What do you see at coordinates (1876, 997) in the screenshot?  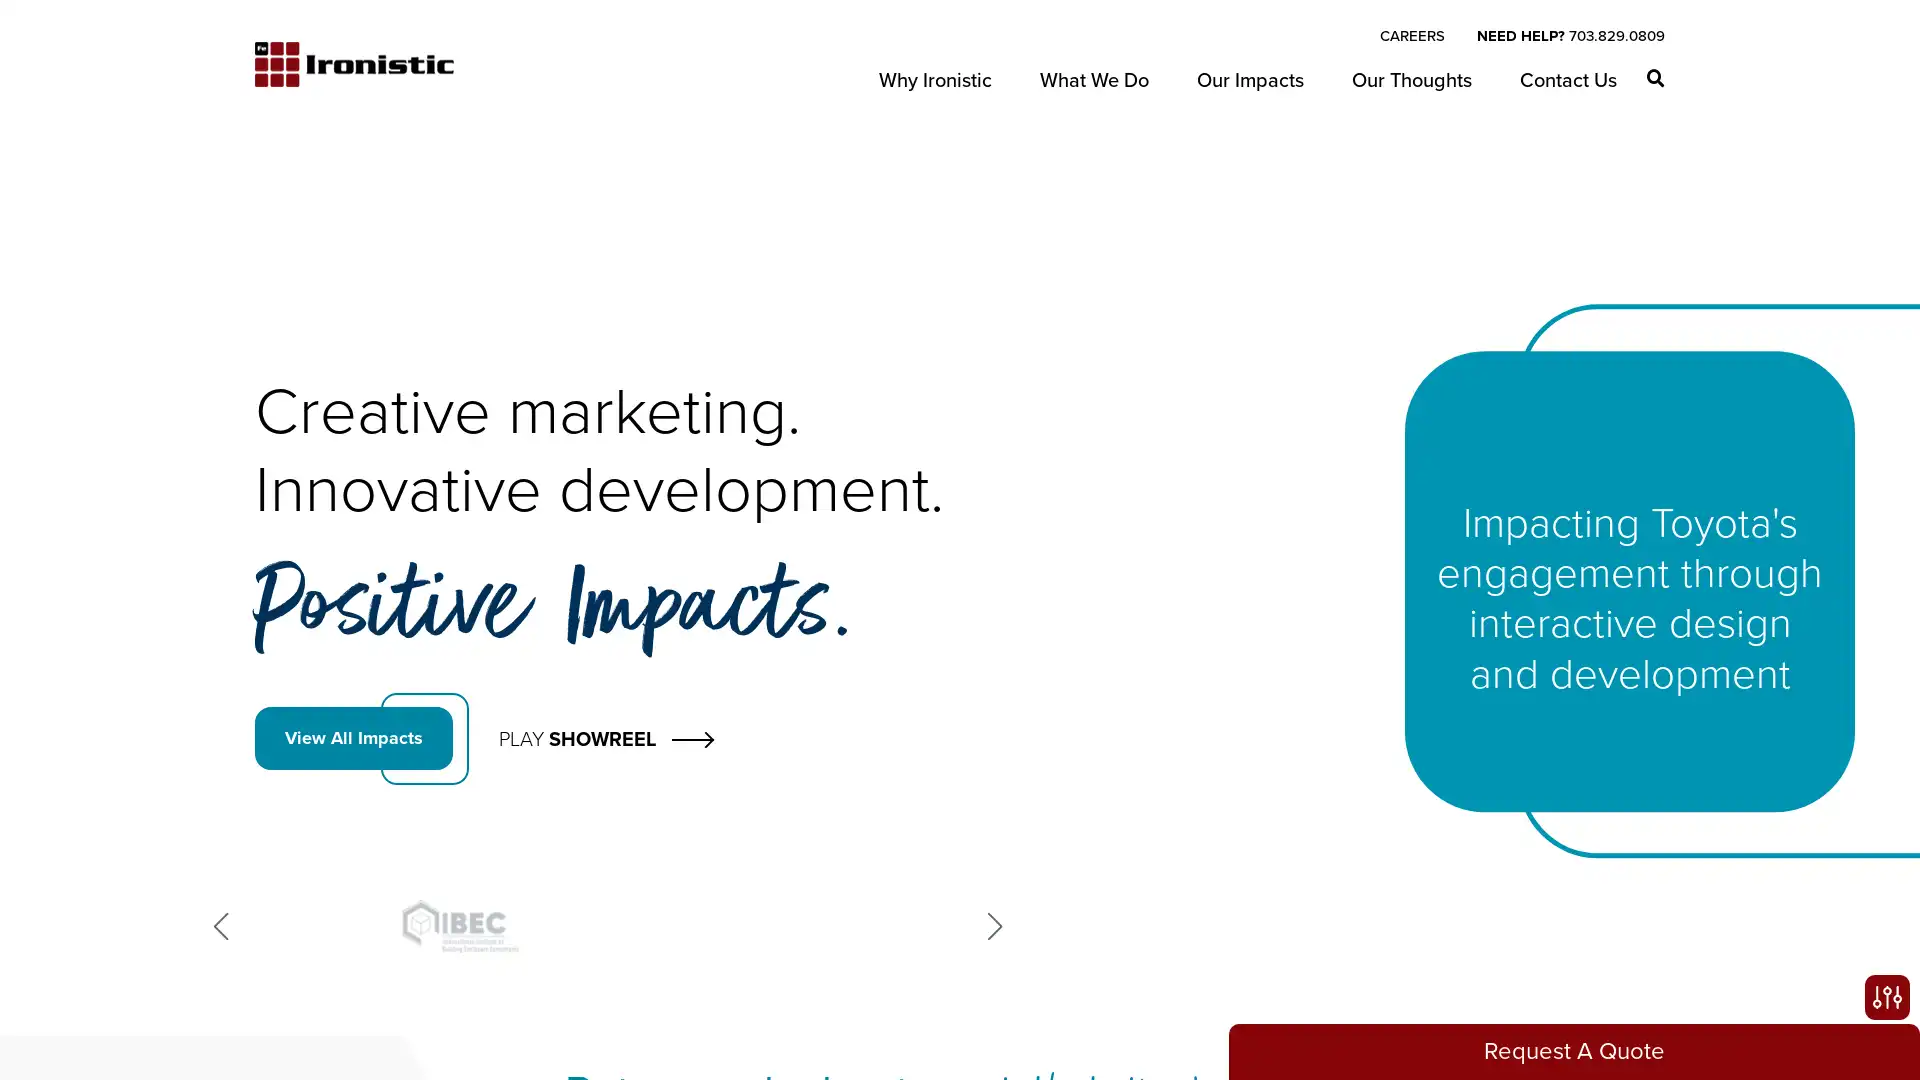 I see `Open accessibility options, statement and help` at bounding box center [1876, 997].